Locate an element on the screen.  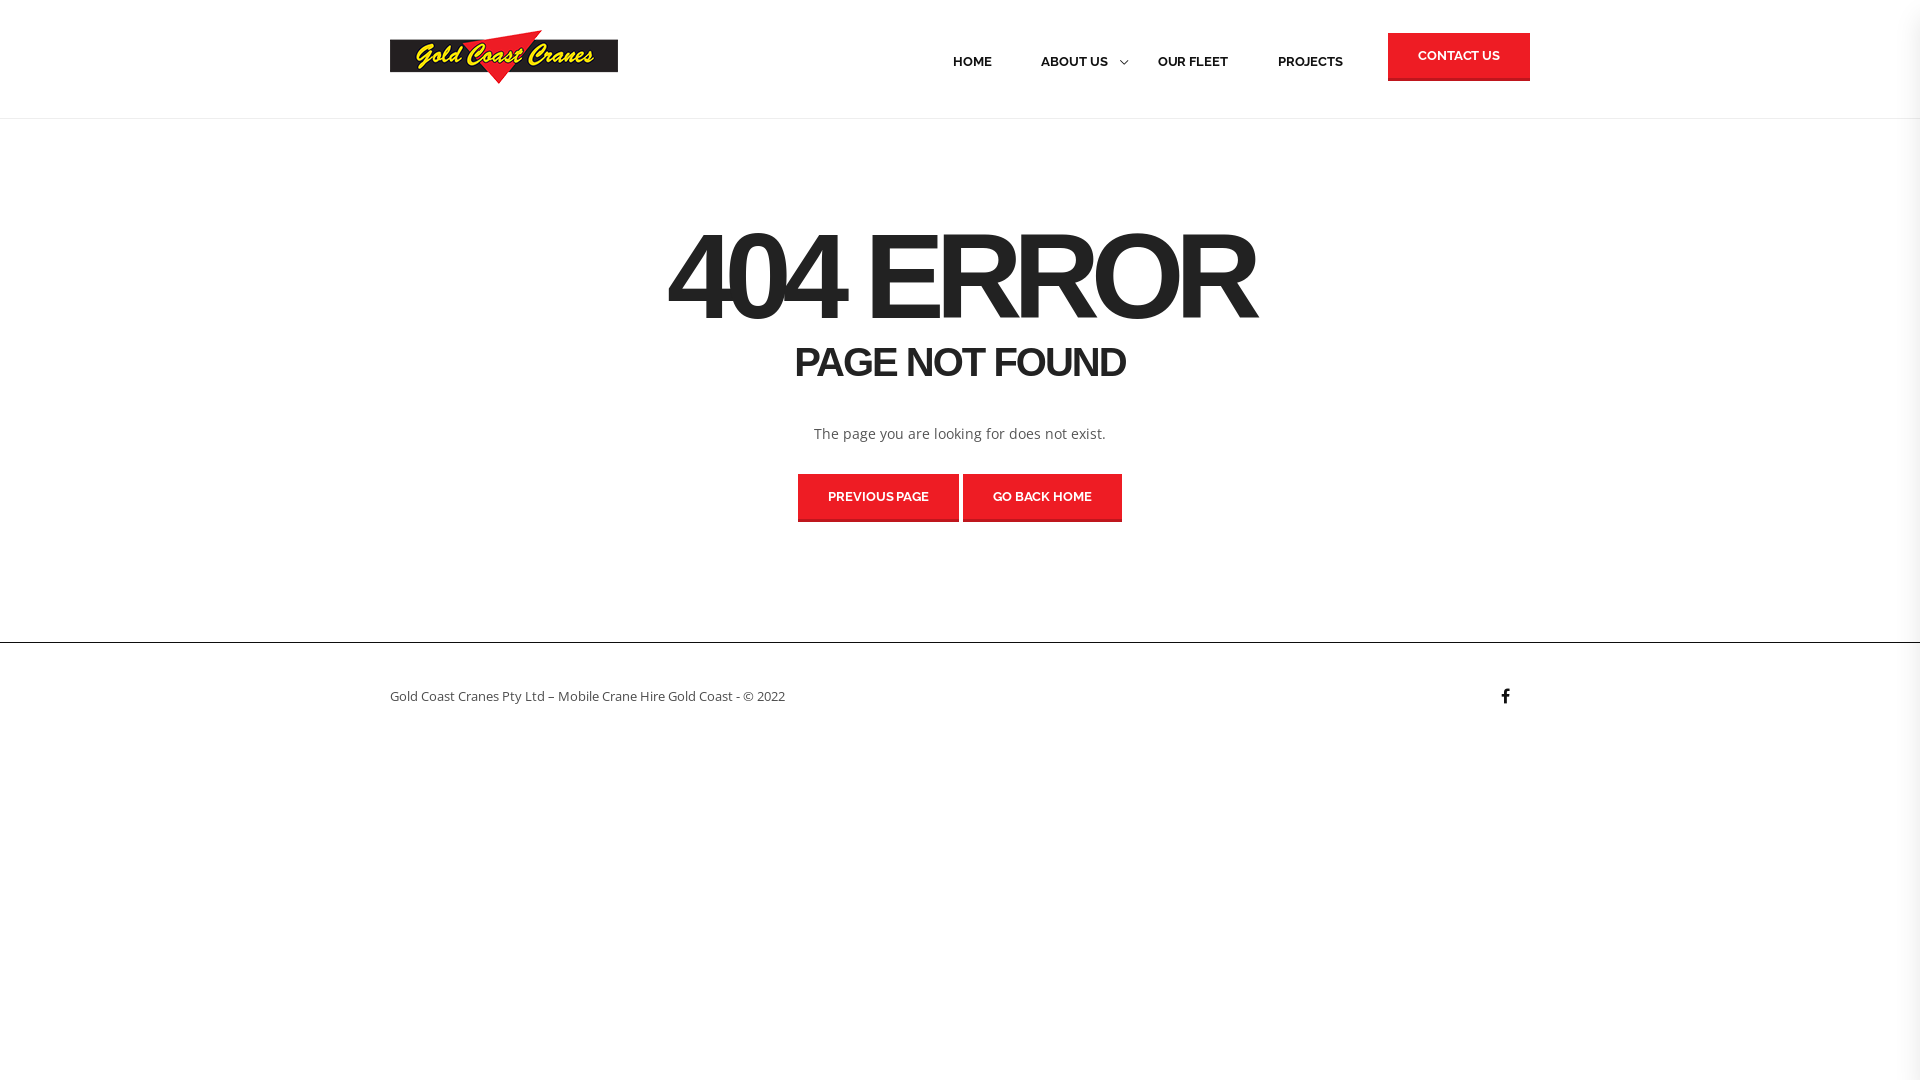
'HOME' is located at coordinates (972, 60).